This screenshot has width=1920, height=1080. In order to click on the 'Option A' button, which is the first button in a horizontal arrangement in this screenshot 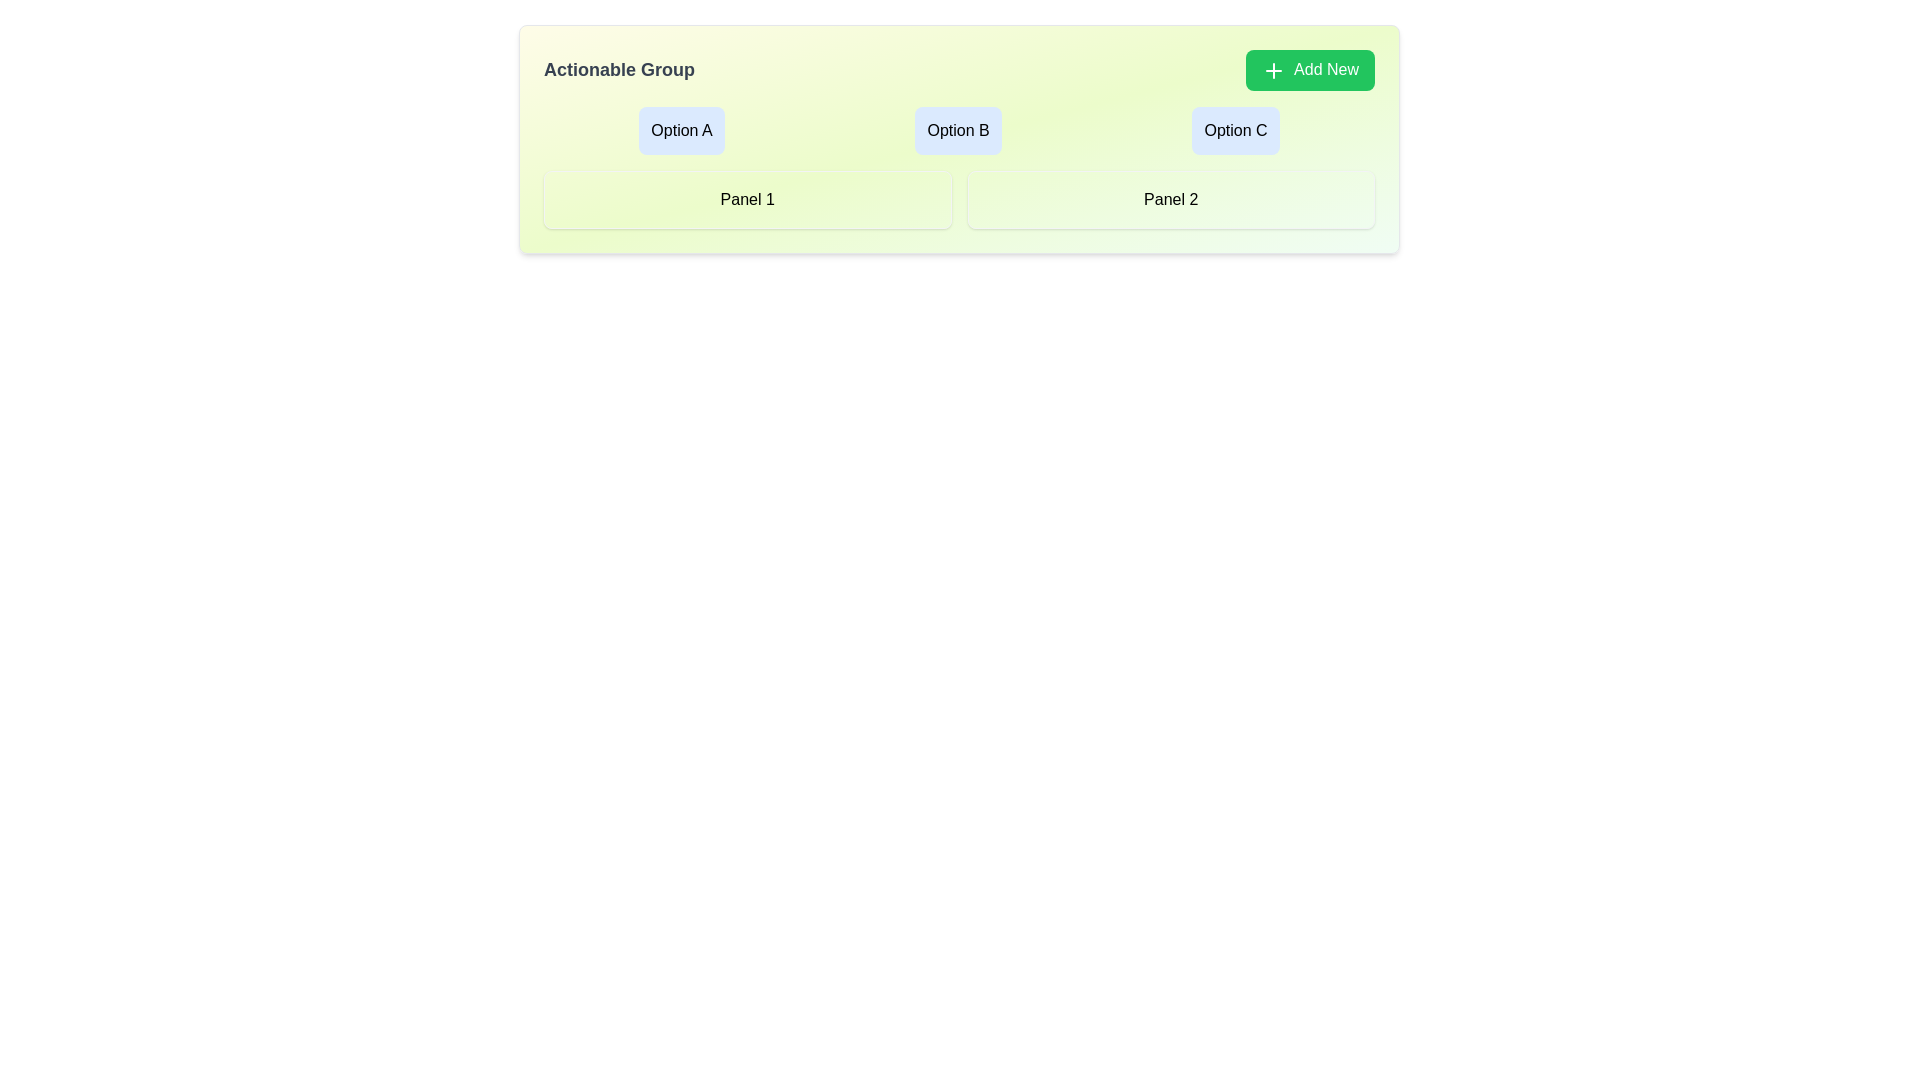, I will do `click(681, 130)`.